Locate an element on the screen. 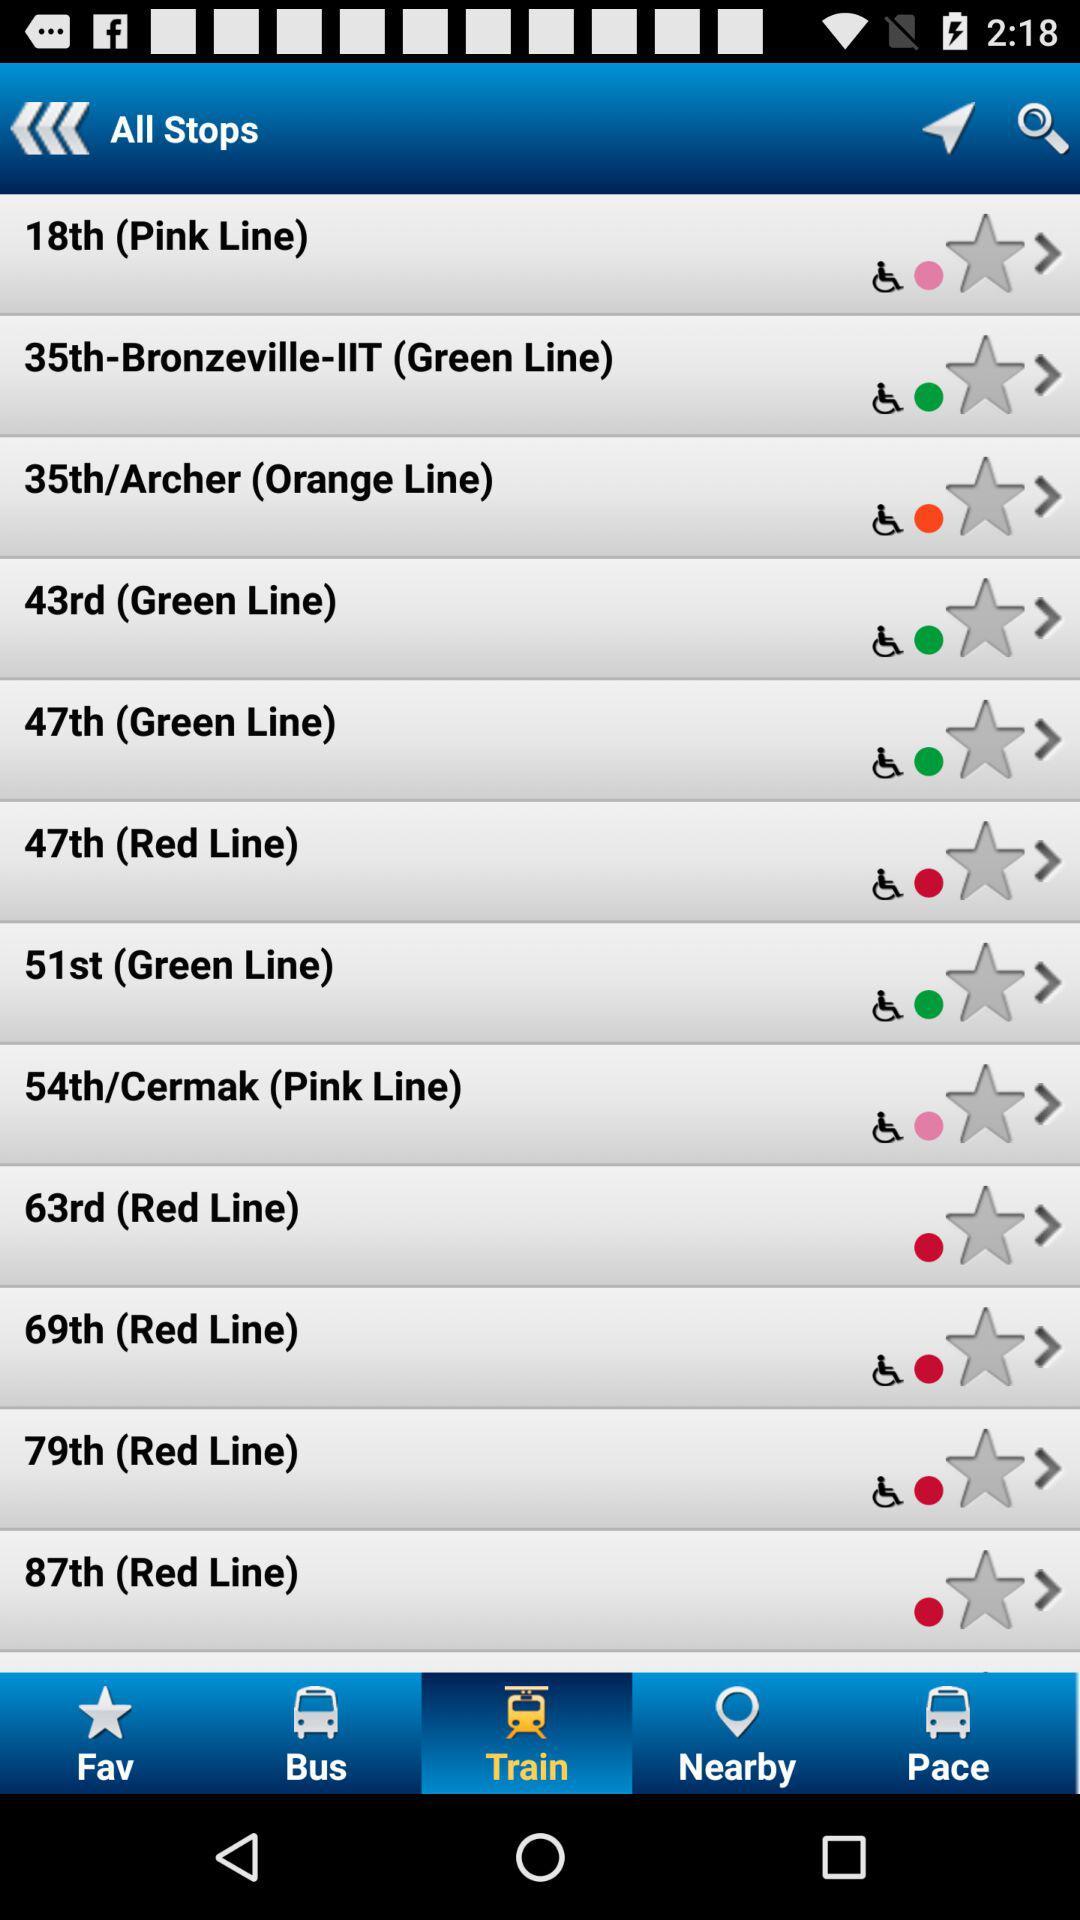  the navigation icon is located at coordinates (947, 136).